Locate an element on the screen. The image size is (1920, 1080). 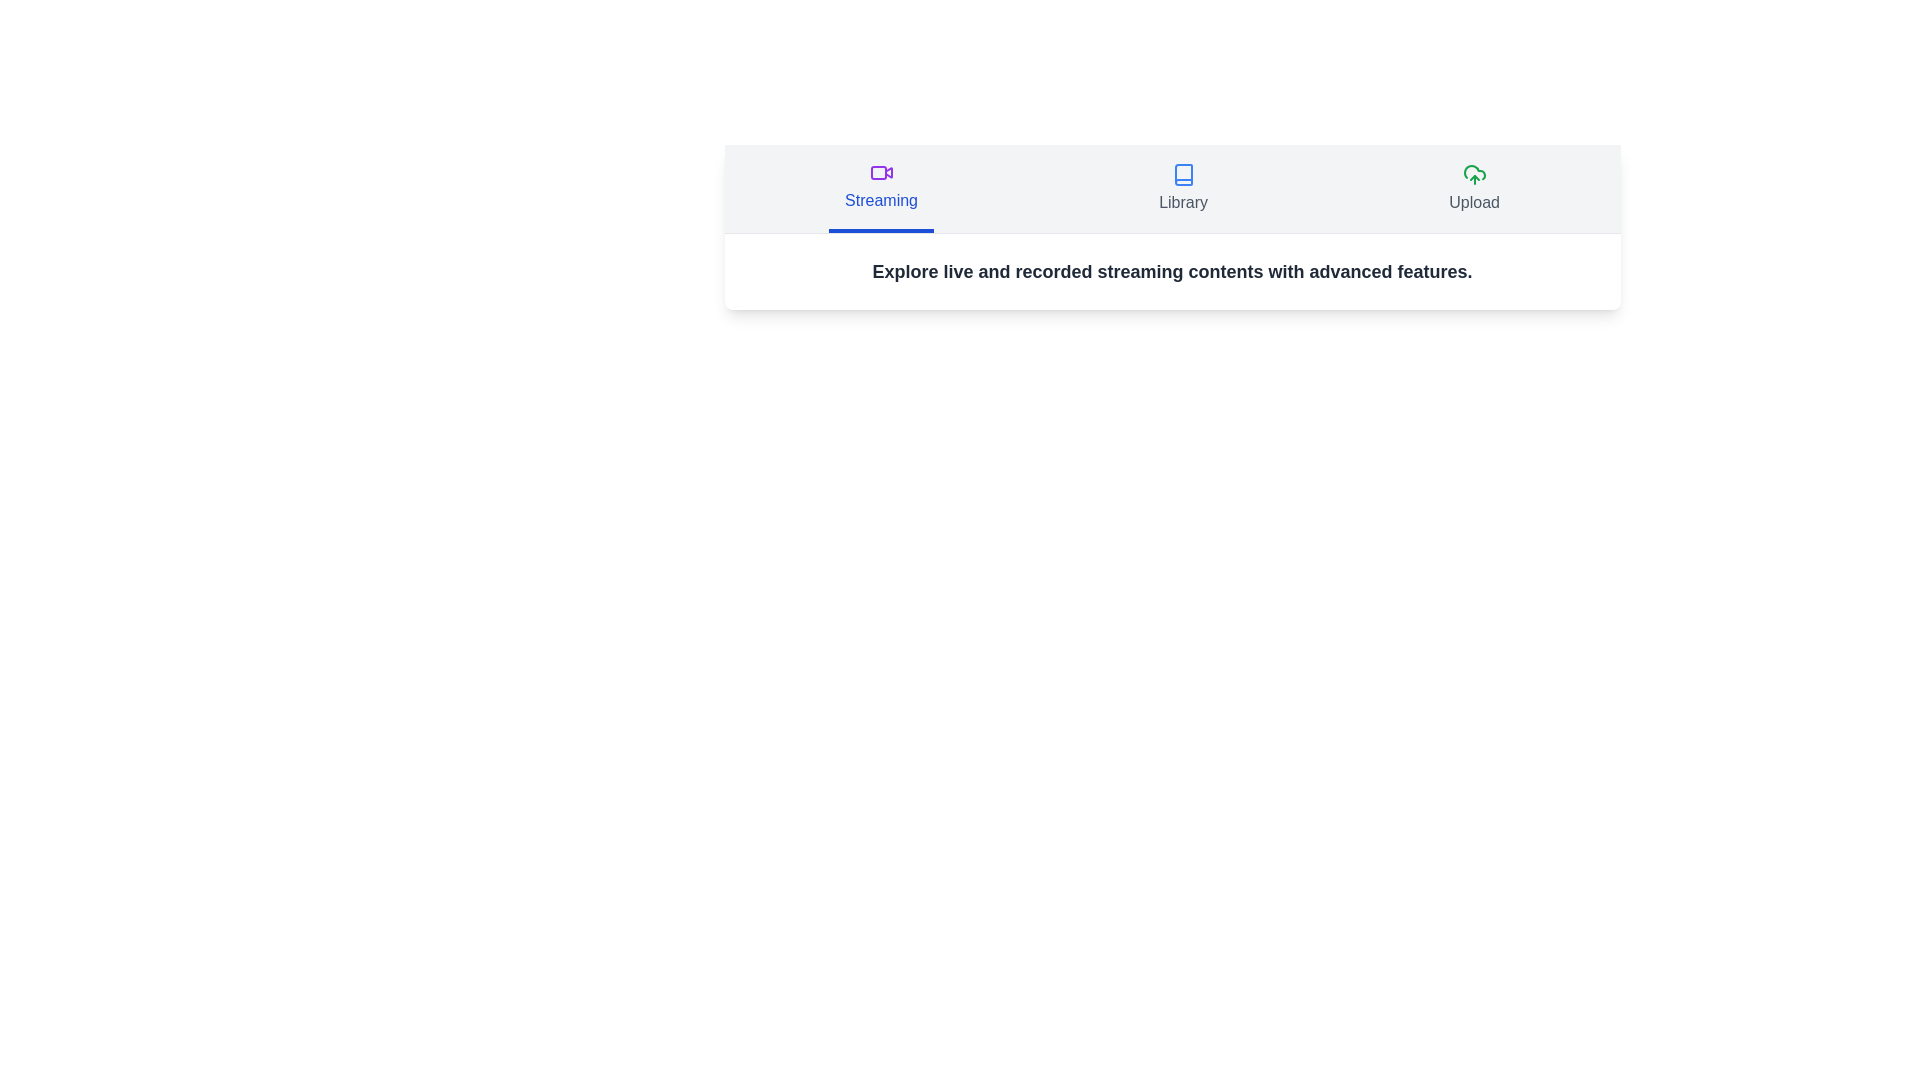
the Library tab is located at coordinates (1183, 189).